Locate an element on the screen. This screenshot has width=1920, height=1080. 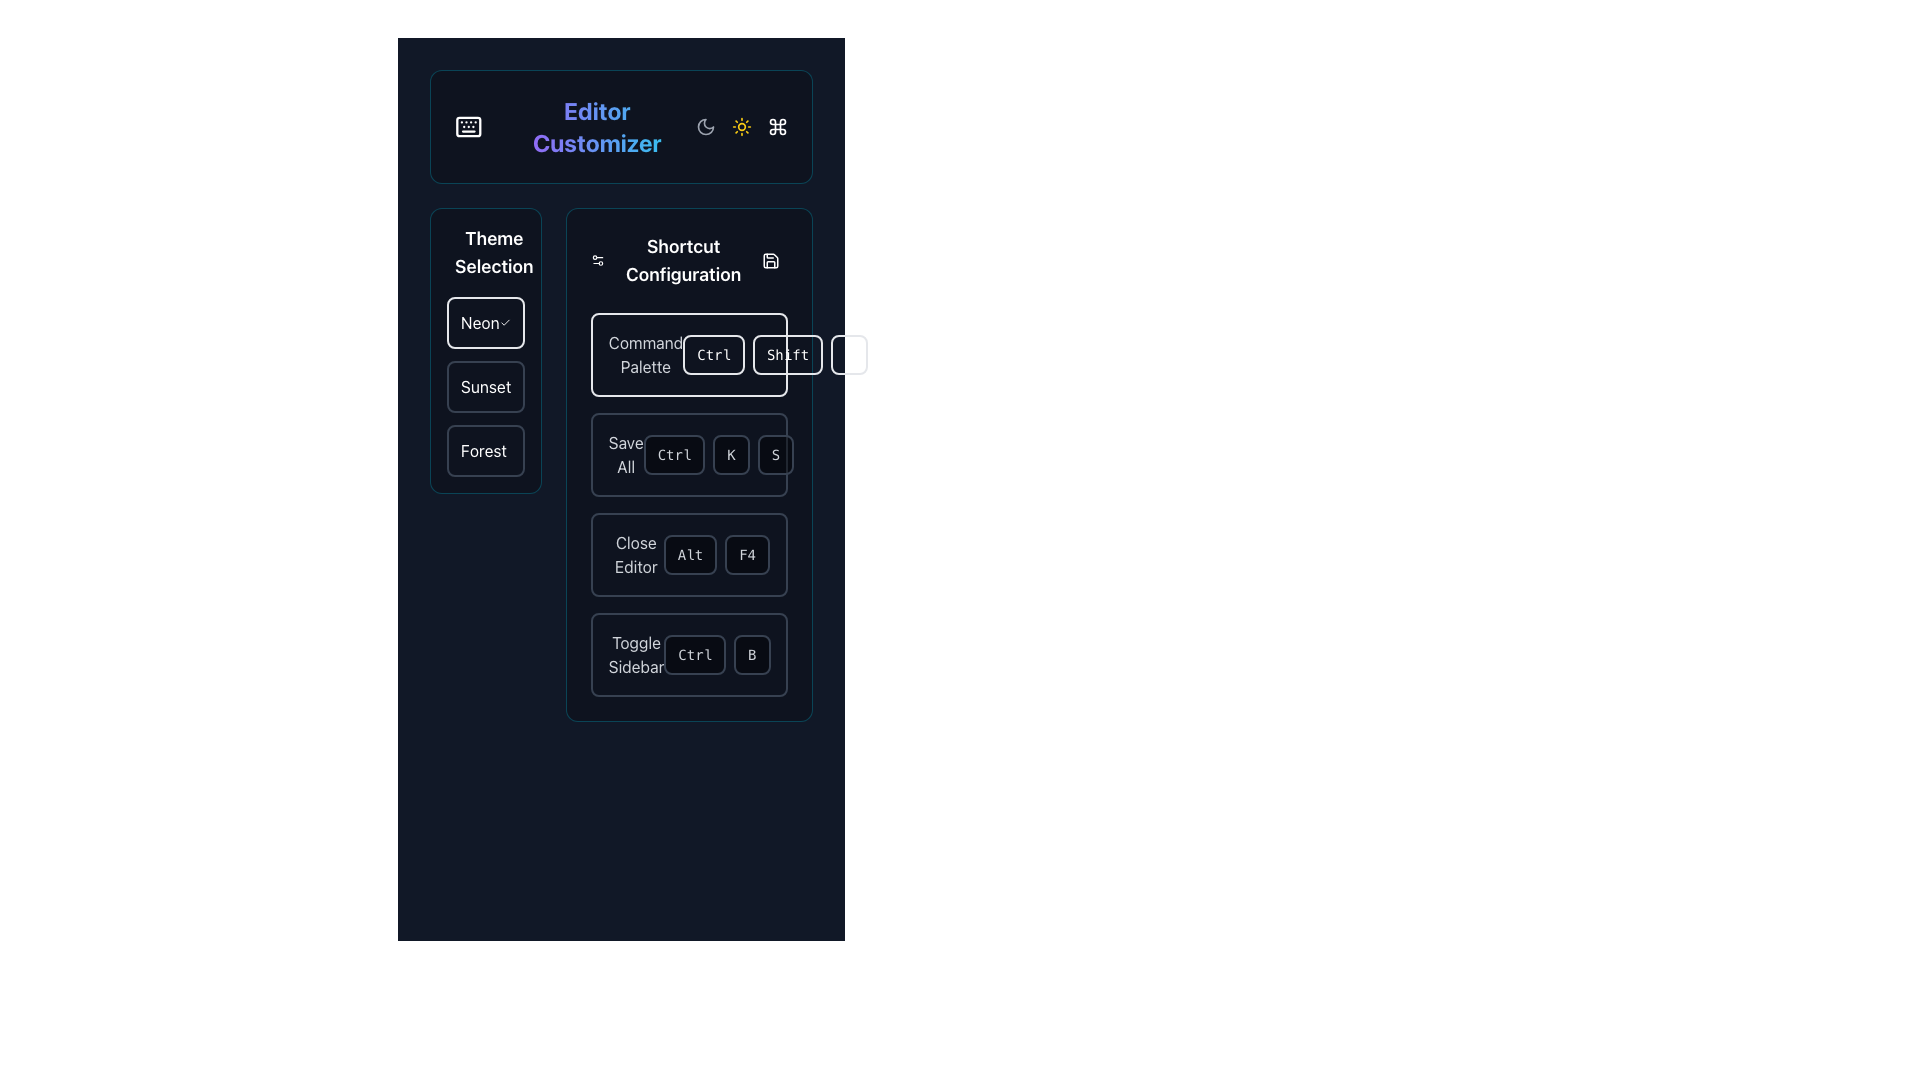
the keyboard shortcut button representing 'Ctrl', which is located to the right of the 'Toggle Sidebar' text in the shortcut configuration section is located at coordinates (717, 655).